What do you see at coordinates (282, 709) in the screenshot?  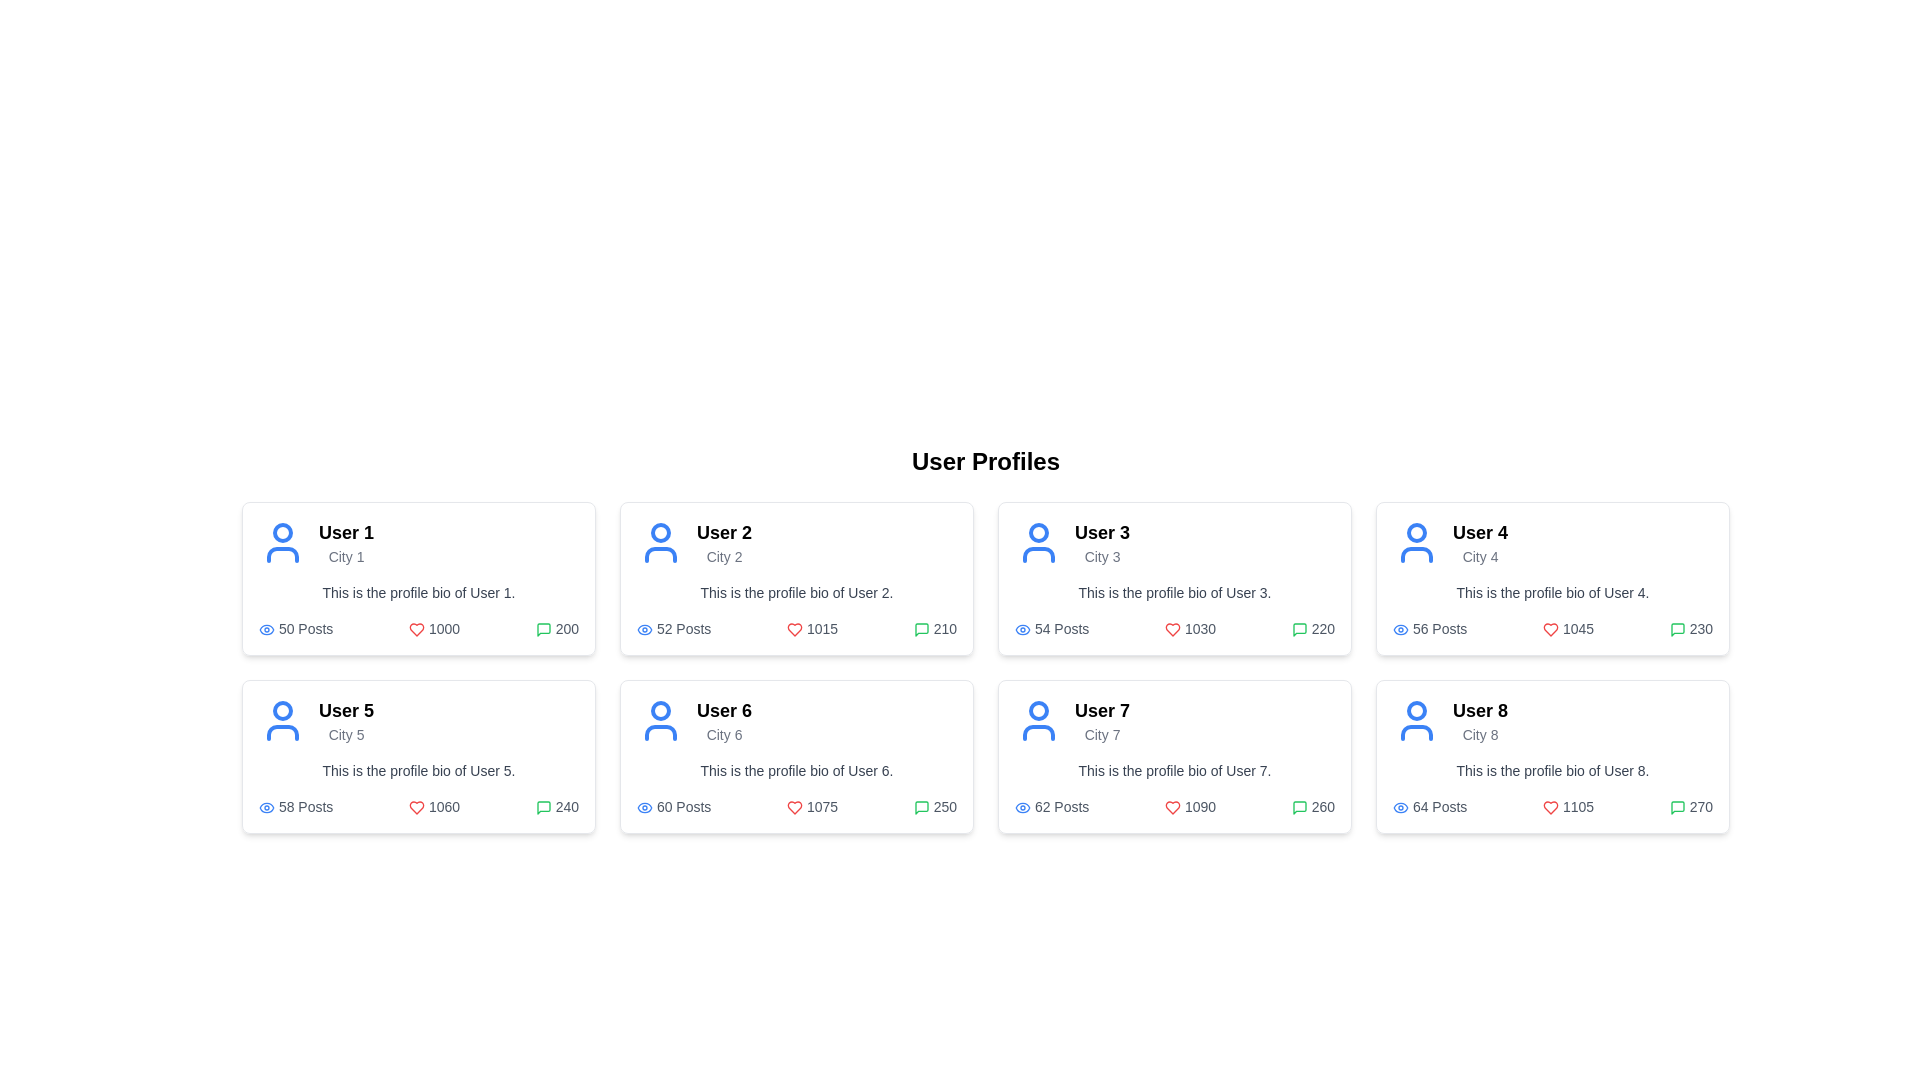 I see `the head icon of the user illustration for 'User 5' located in the profile card at the second row, first column of the grid` at bounding box center [282, 709].